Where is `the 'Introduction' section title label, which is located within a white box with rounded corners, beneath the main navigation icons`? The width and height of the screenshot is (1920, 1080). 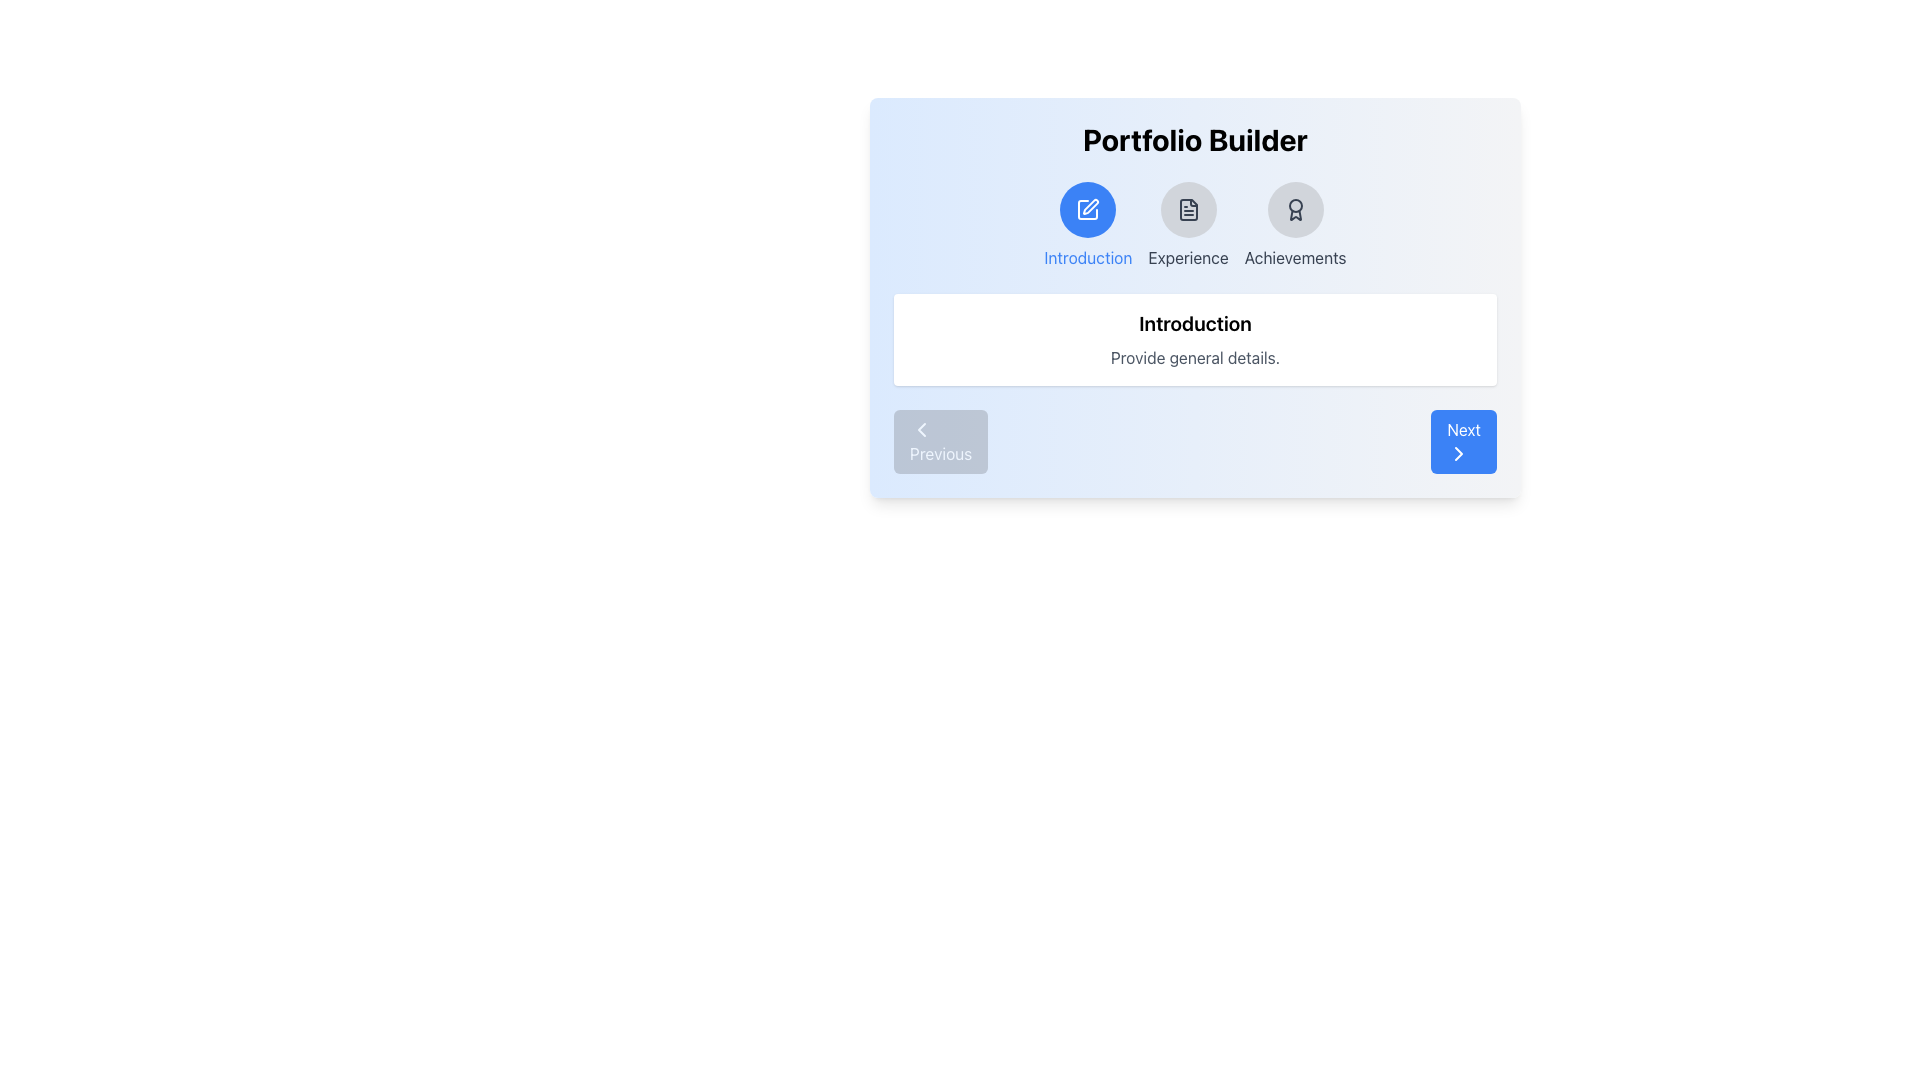
the 'Introduction' section title label, which is located within a white box with rounded corners, beneath the main navigation icons is located at coordinates (1195, 323).